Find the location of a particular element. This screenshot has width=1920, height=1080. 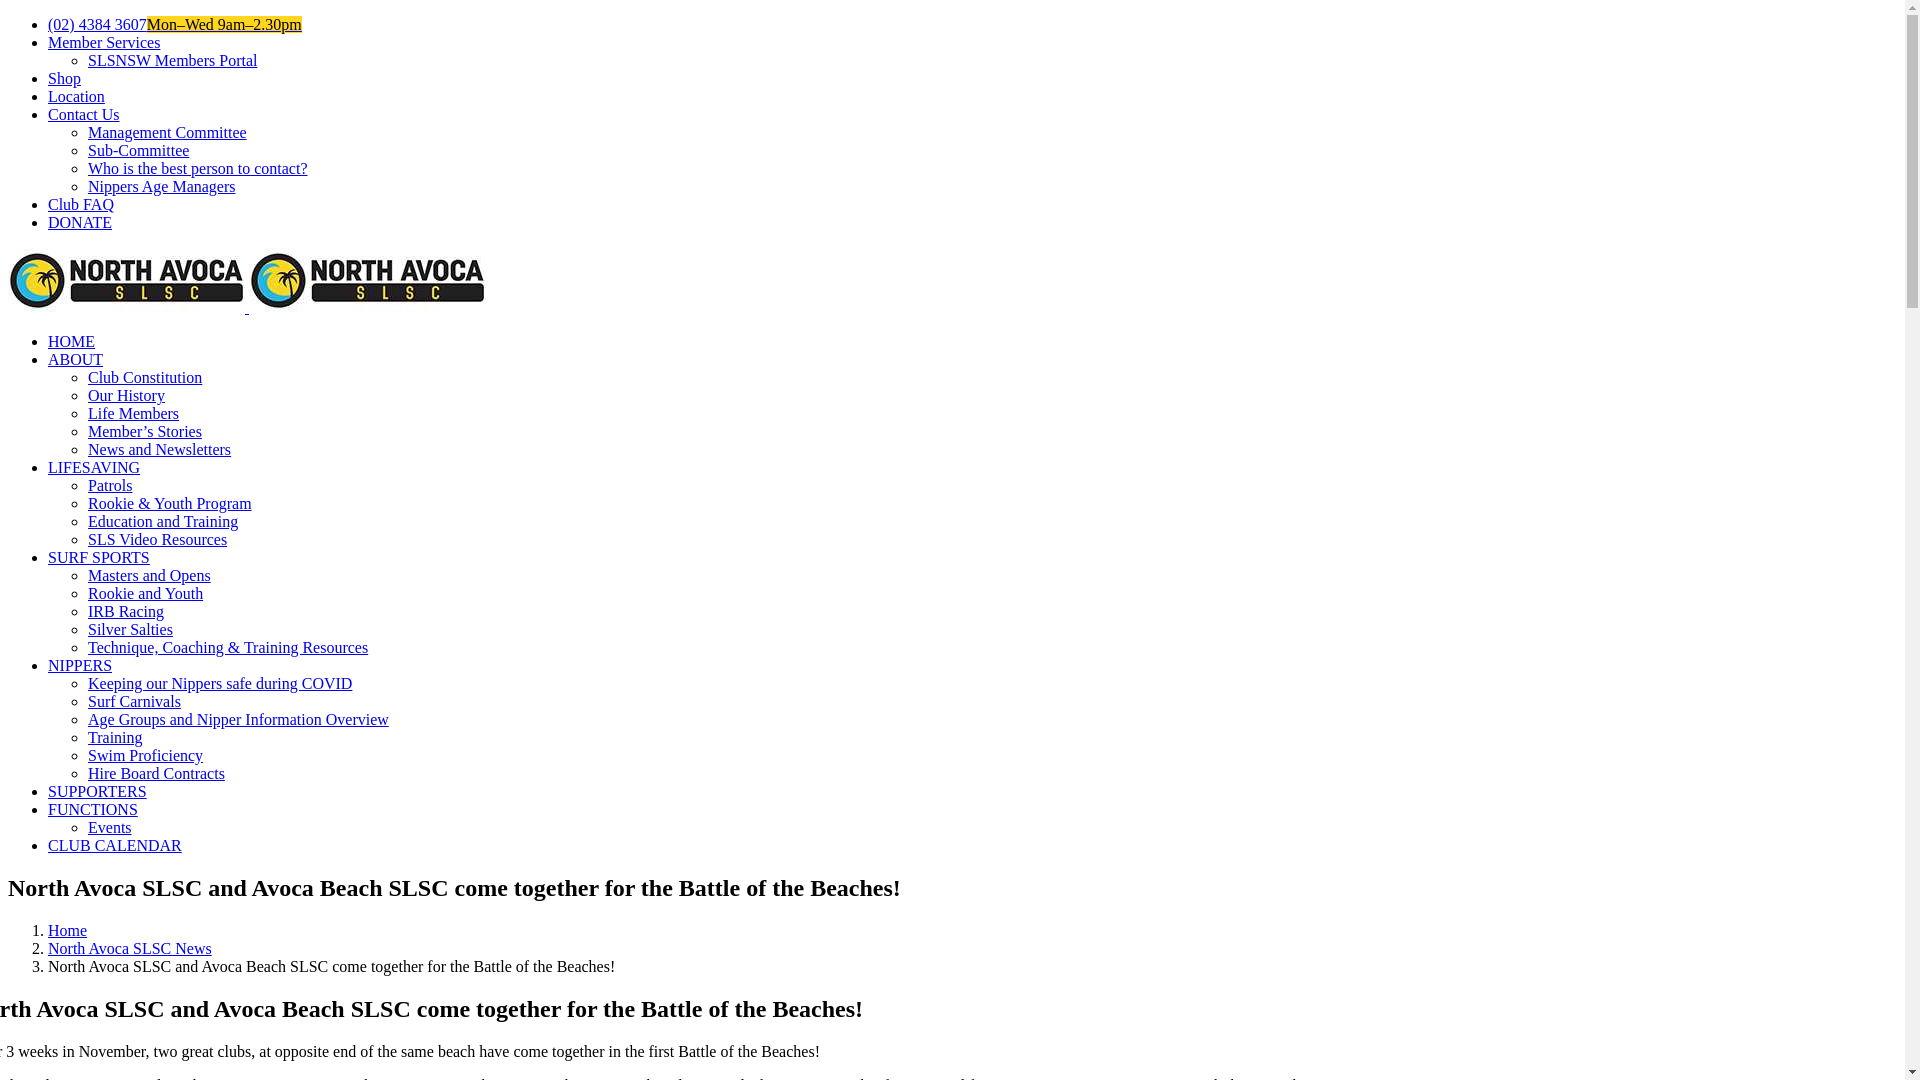

'Nippers Age Managers' is located at coordinates (162, 186).